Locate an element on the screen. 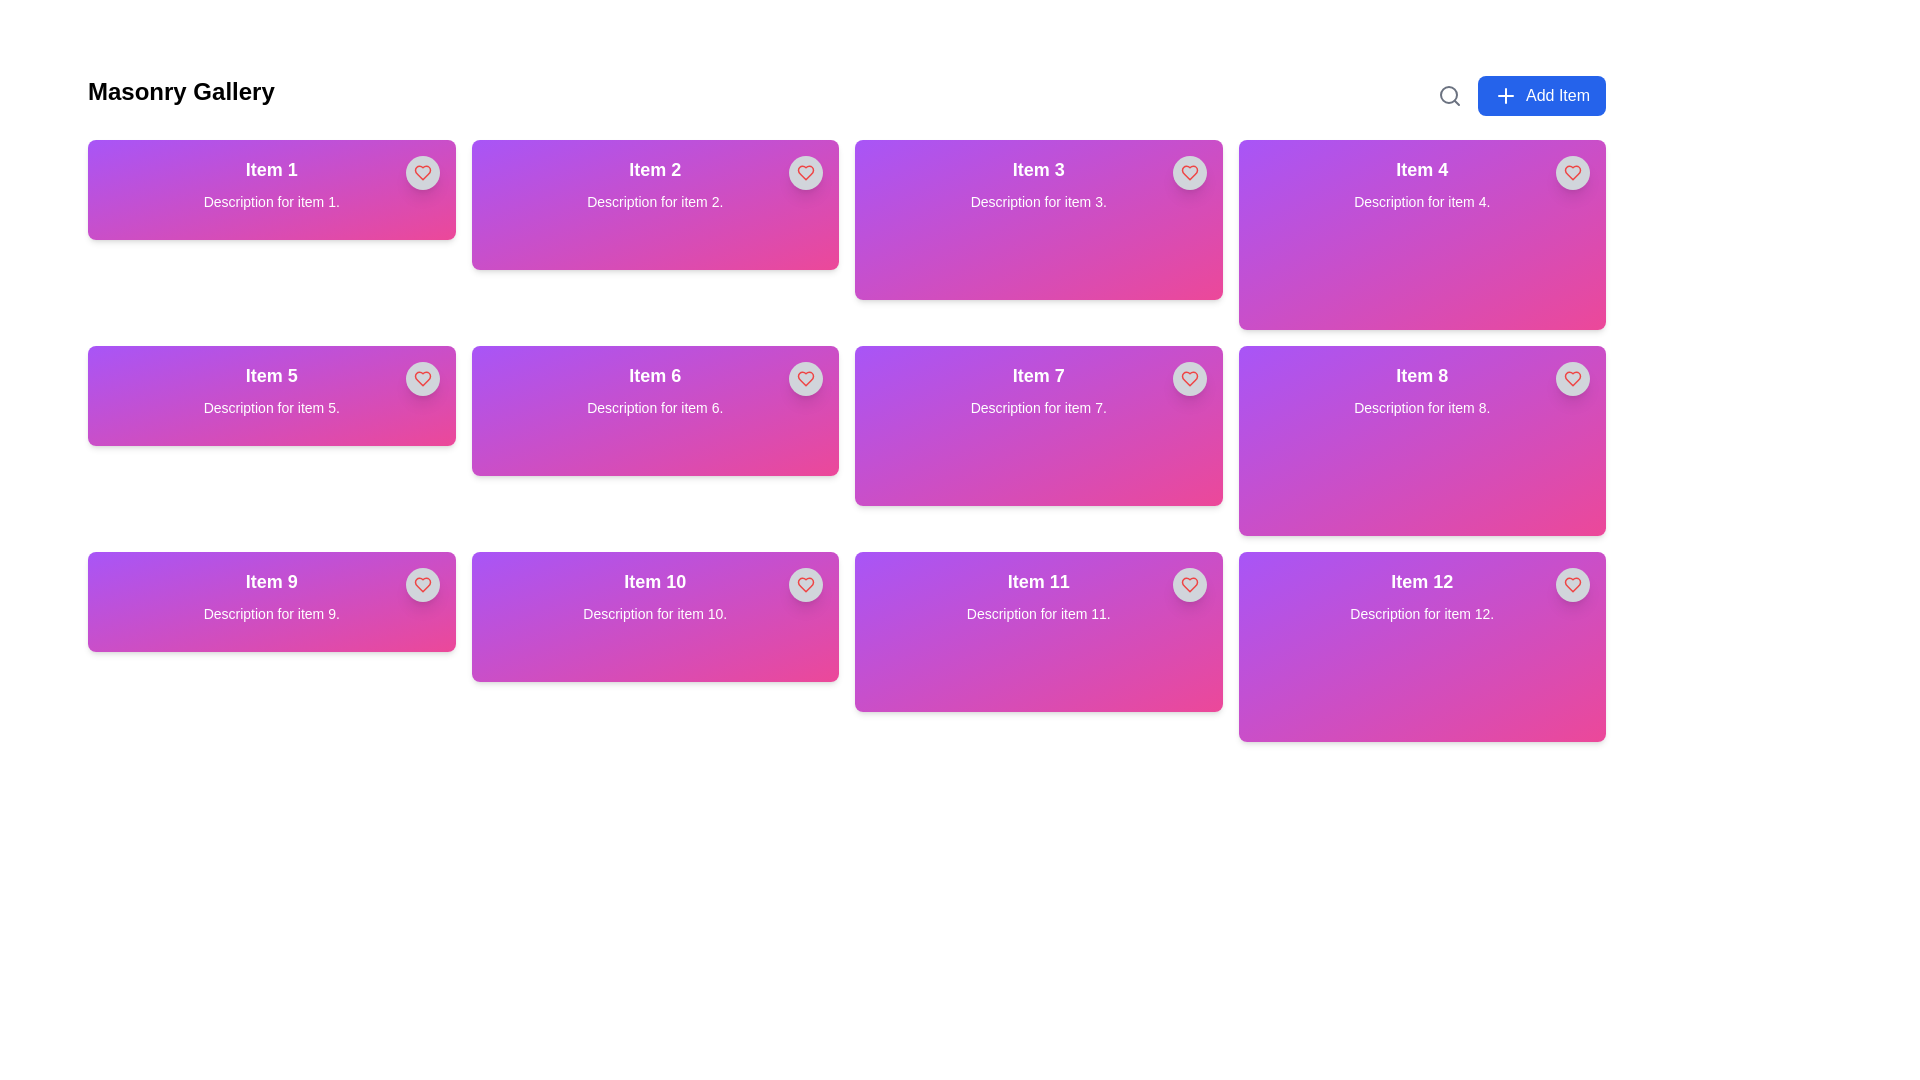 The width and height of the screenshot is (1920, 1080). text from the Text Label element that displays 'Description for item 11.' located within the 'Item 11' card is located at coordinates (1038, 612).